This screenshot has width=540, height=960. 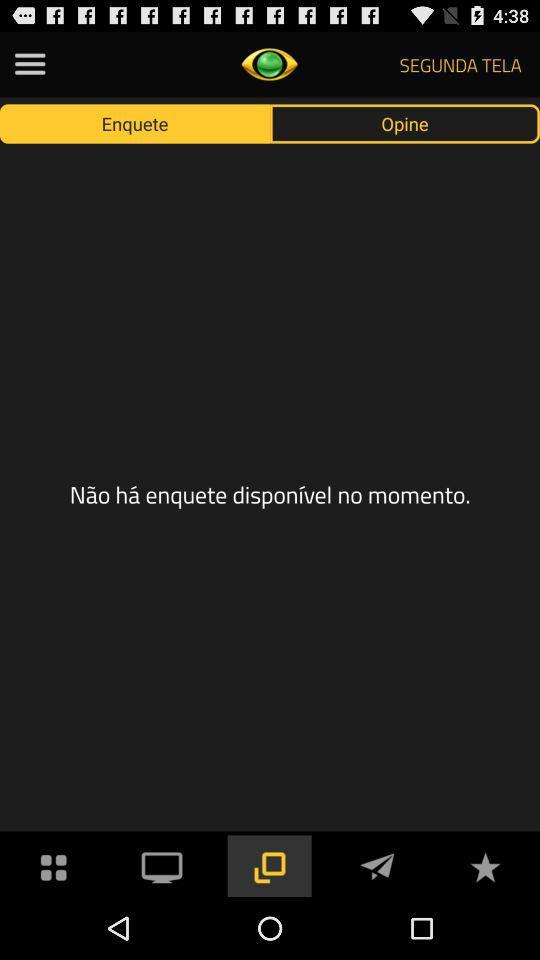 I want to click on the menu icon, so click(x=29, y=68).